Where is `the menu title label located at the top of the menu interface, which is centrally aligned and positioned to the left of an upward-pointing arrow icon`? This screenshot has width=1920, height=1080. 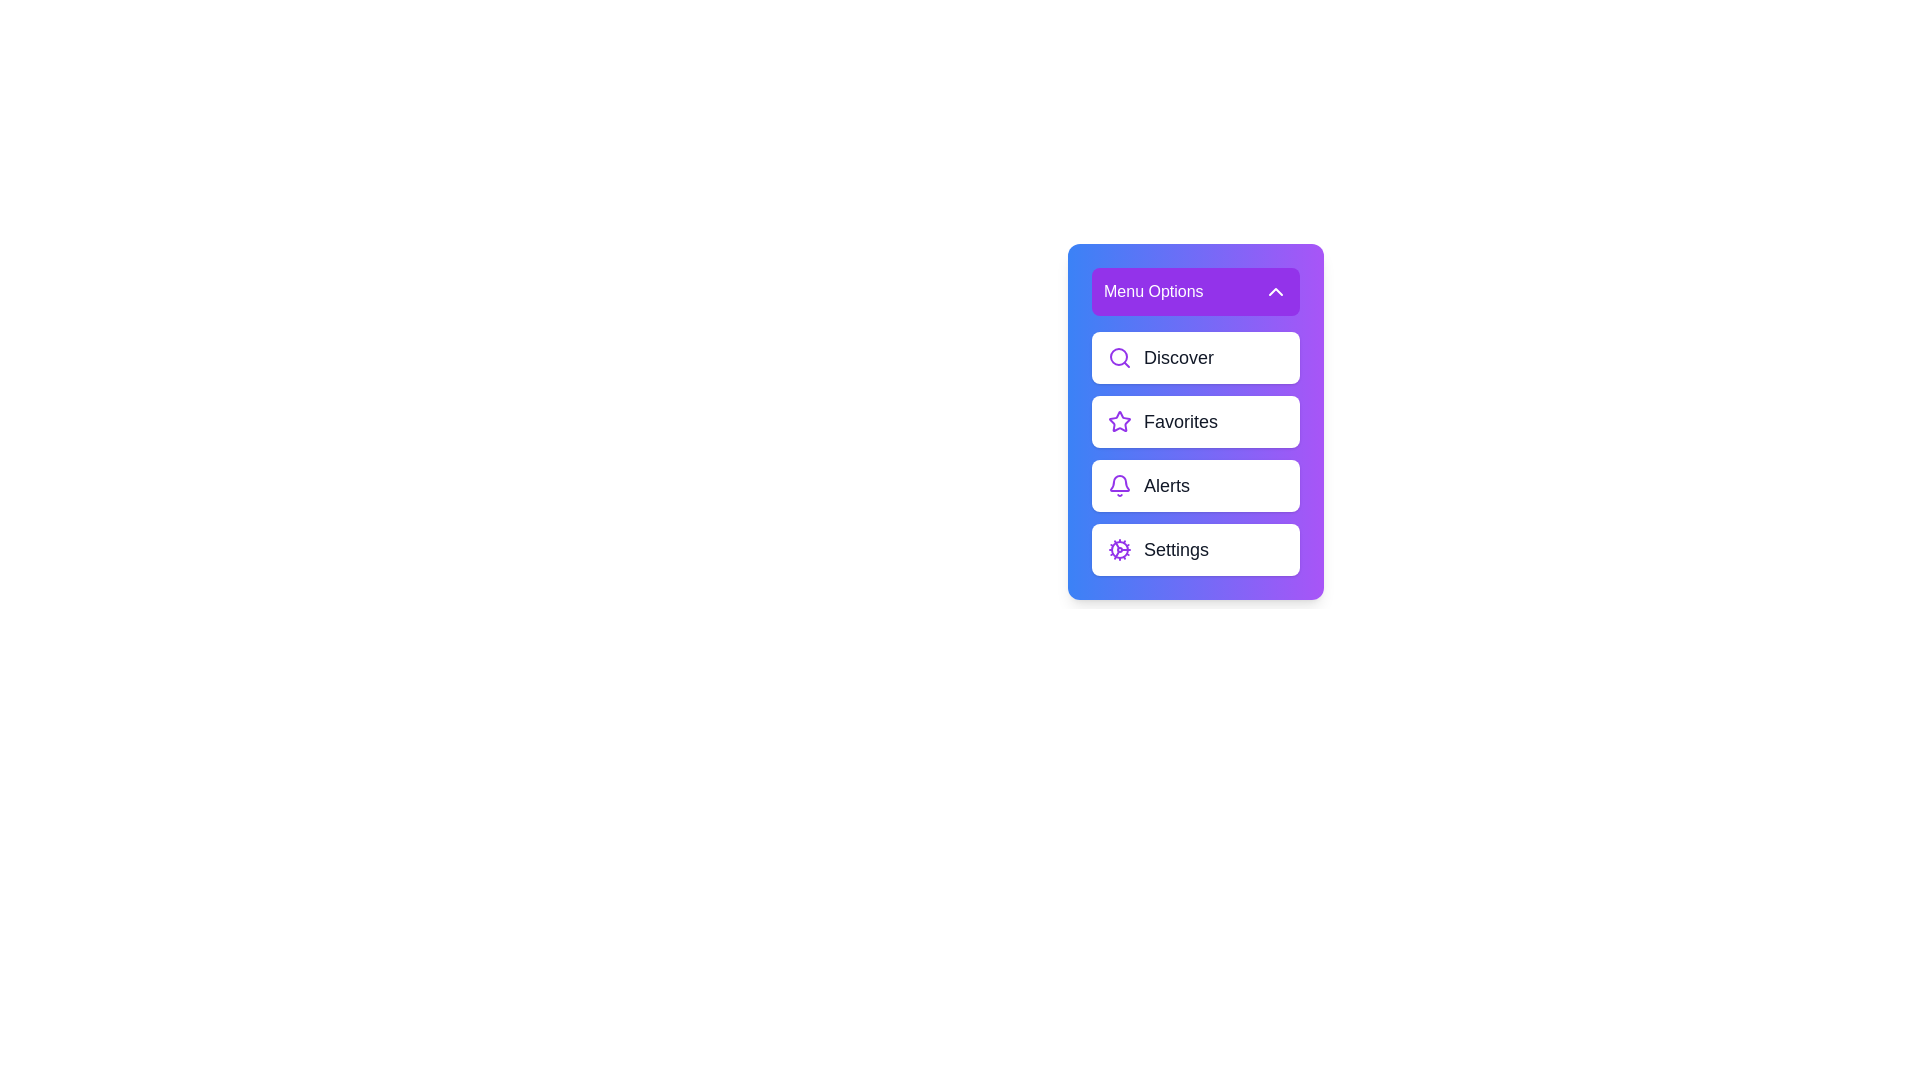 the menu title label located at the top of the menu interface, which is centrally aligned and positioned to the left of an upward-pointing arrow icon is located at coordinates (1153, 292).